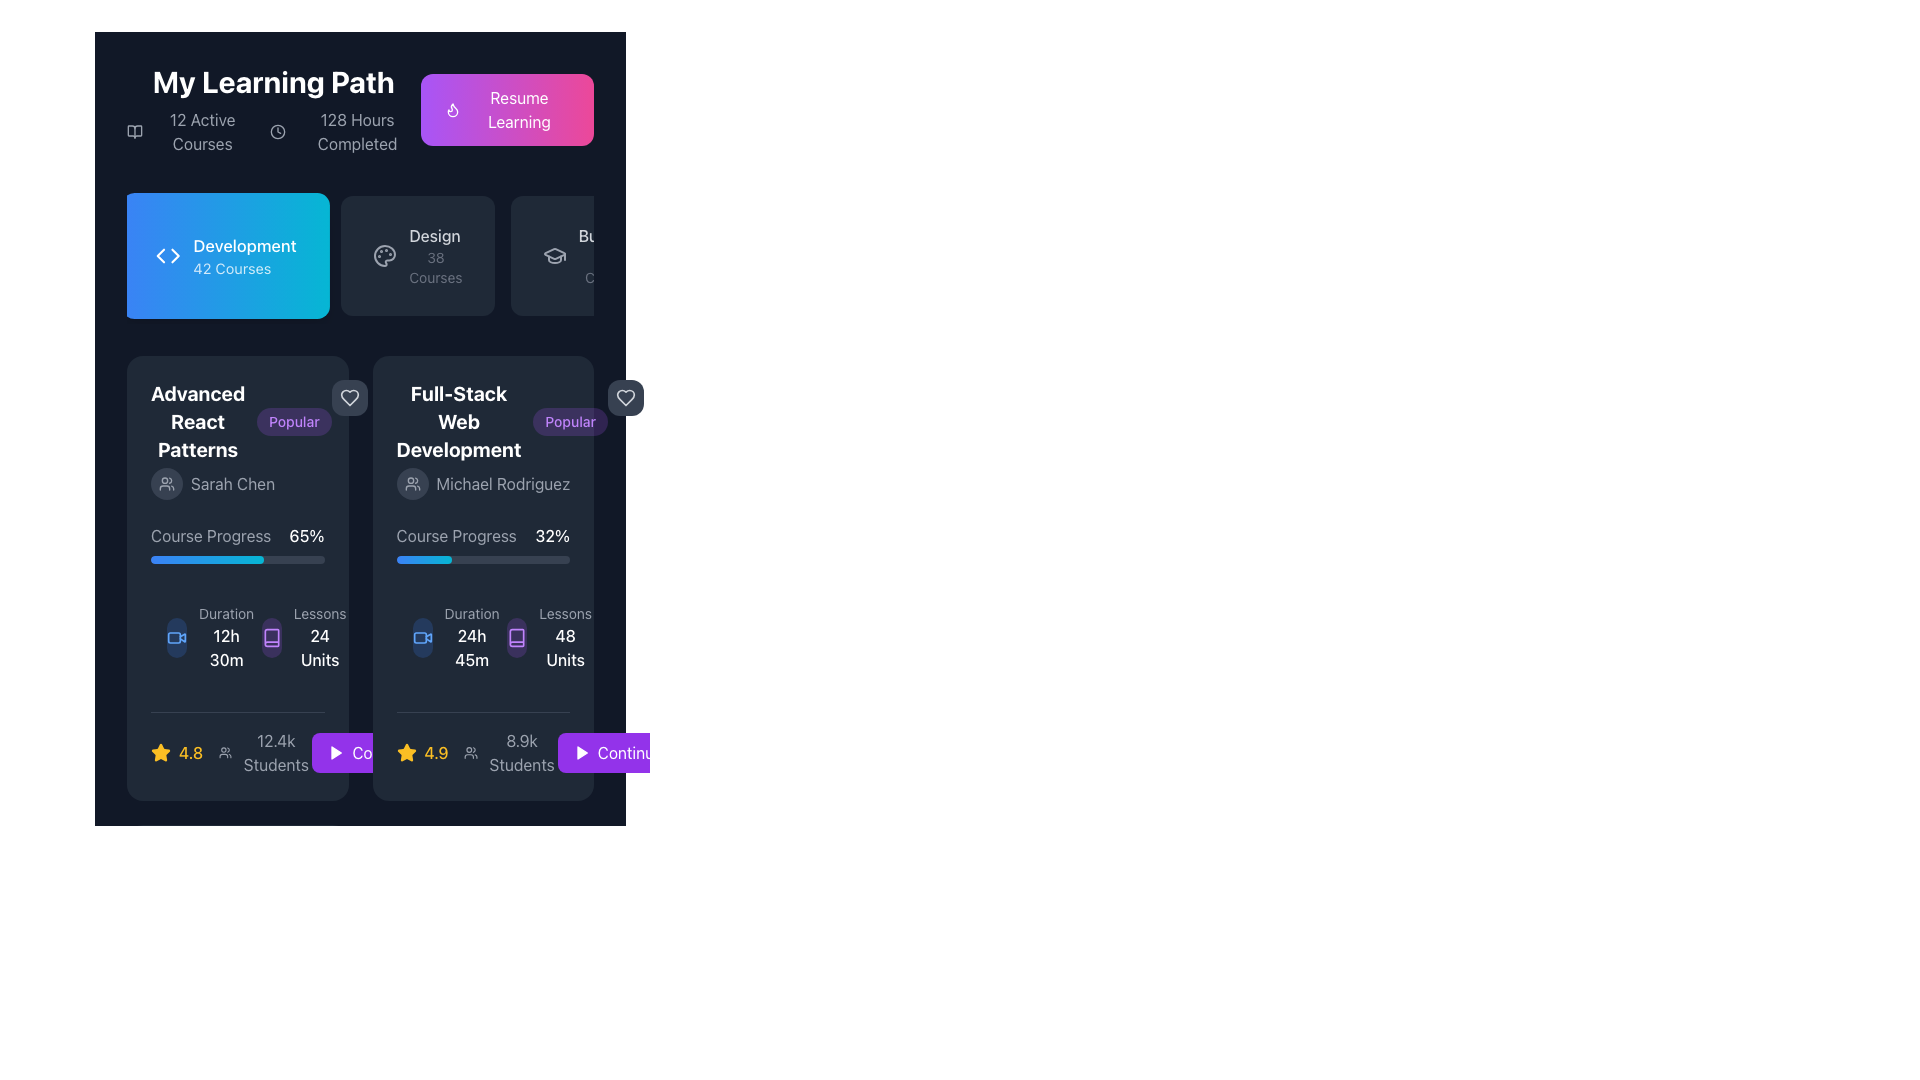 This screenshot has height=1080, width=1920. What do you see at coordinates (451, 110) in the screenshot?
I see `the decorative SVG-based vector graphic icon located near the top of the interface, which likely represents a concept like fire or heat` at bounding box center [451, 110].